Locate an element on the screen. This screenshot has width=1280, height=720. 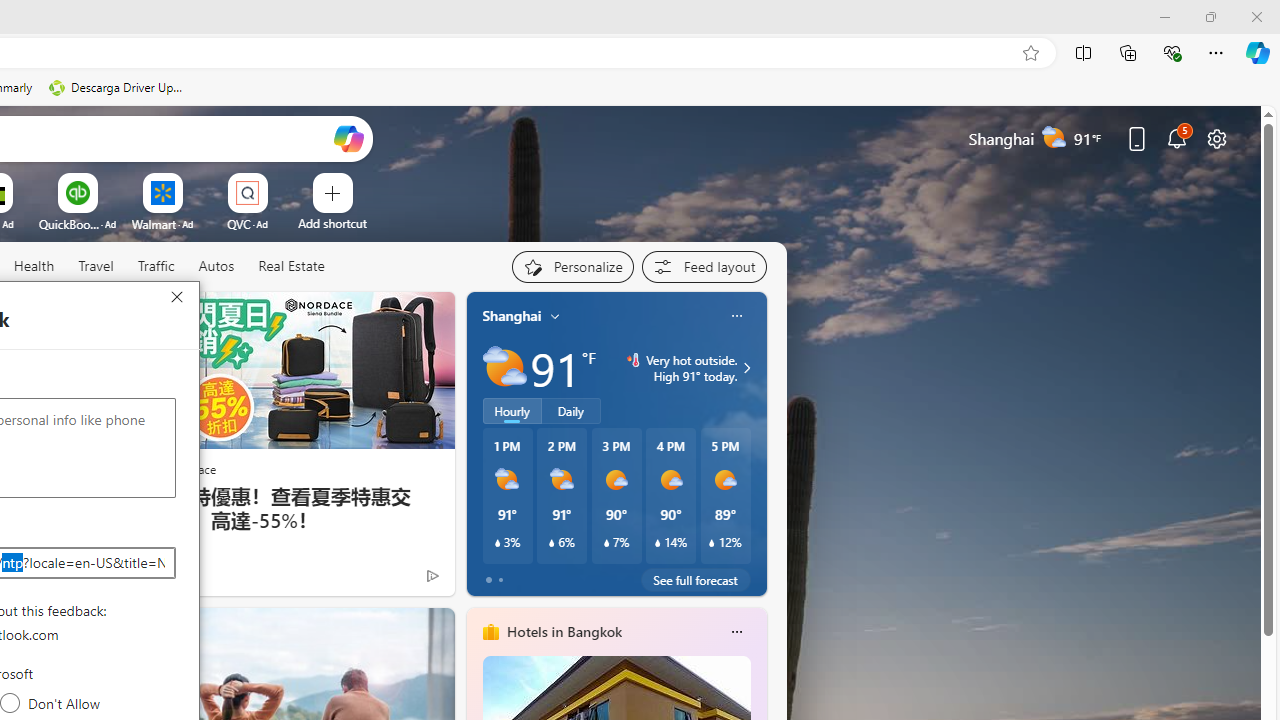
'Page settings' is located at coordinates (1215, 137).